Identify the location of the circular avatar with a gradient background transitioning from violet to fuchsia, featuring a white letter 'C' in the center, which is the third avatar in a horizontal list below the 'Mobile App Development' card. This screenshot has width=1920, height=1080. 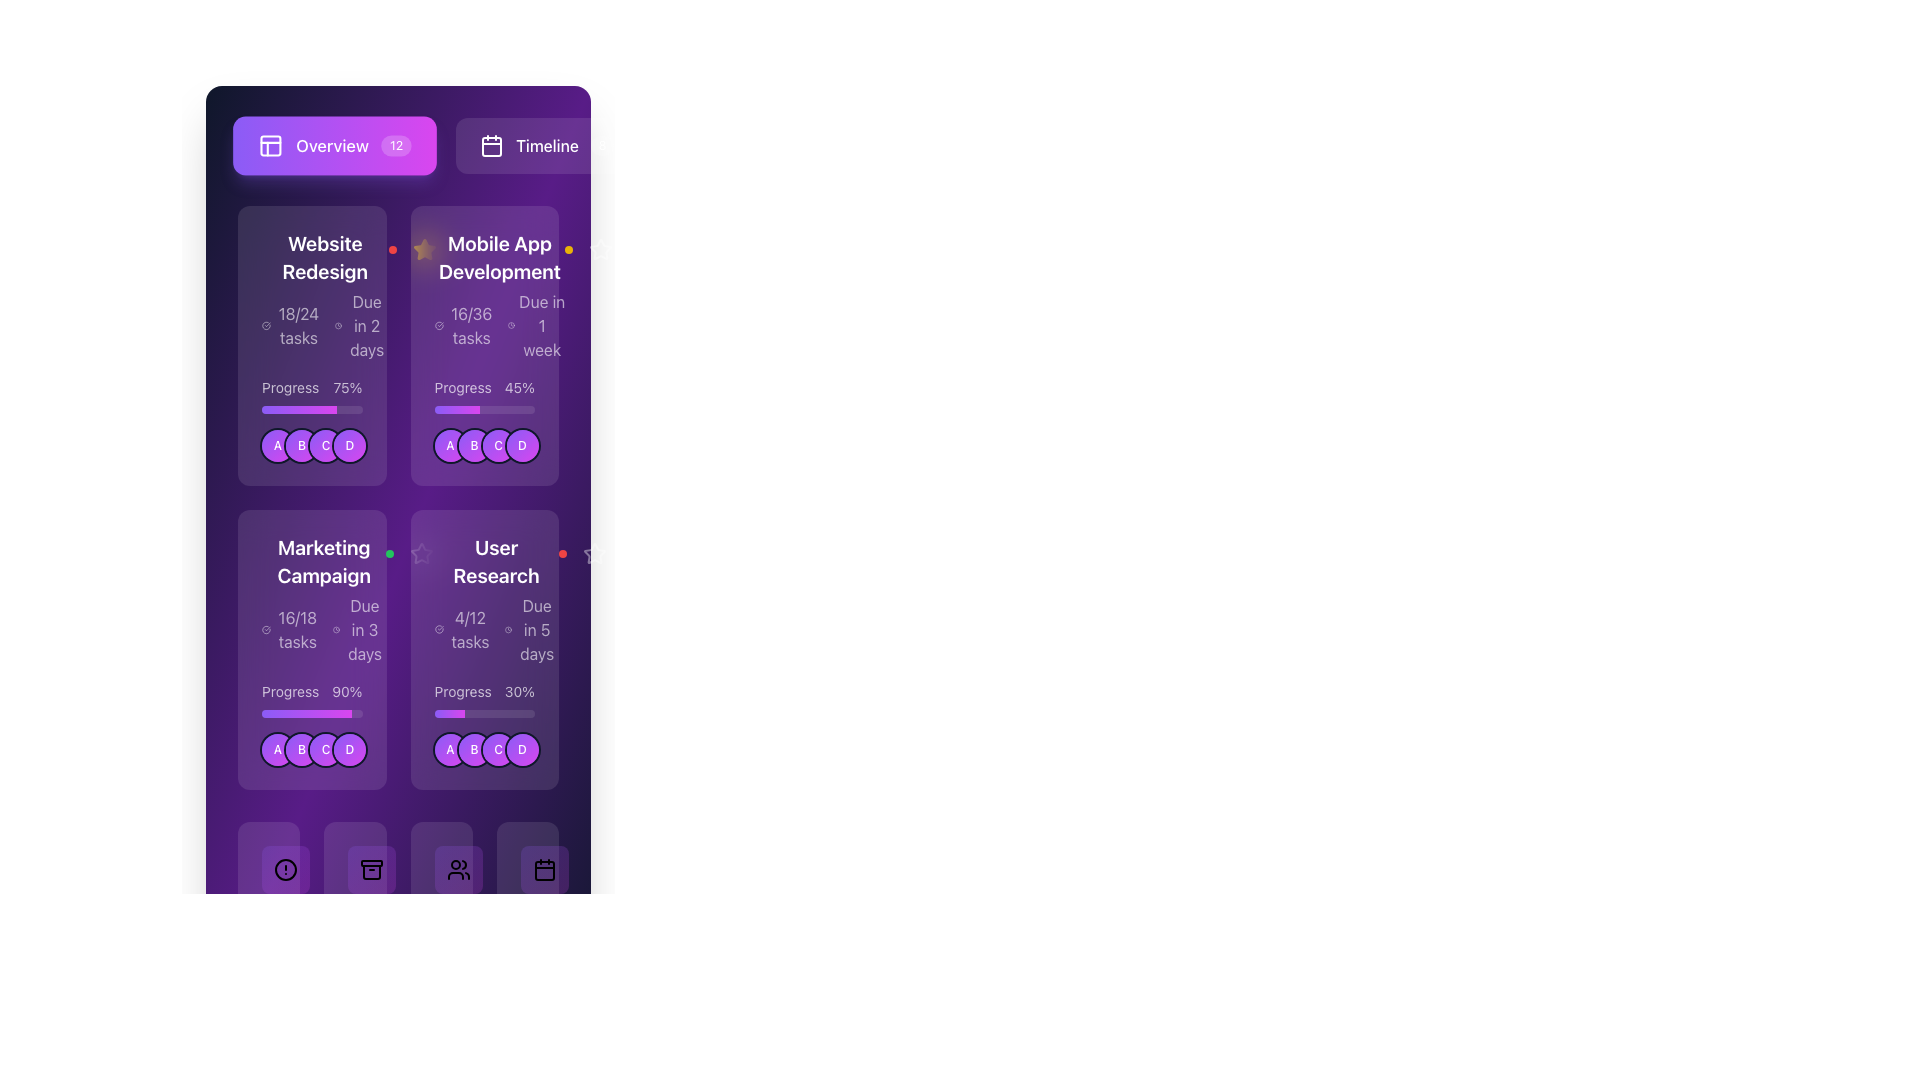
(498, 445).